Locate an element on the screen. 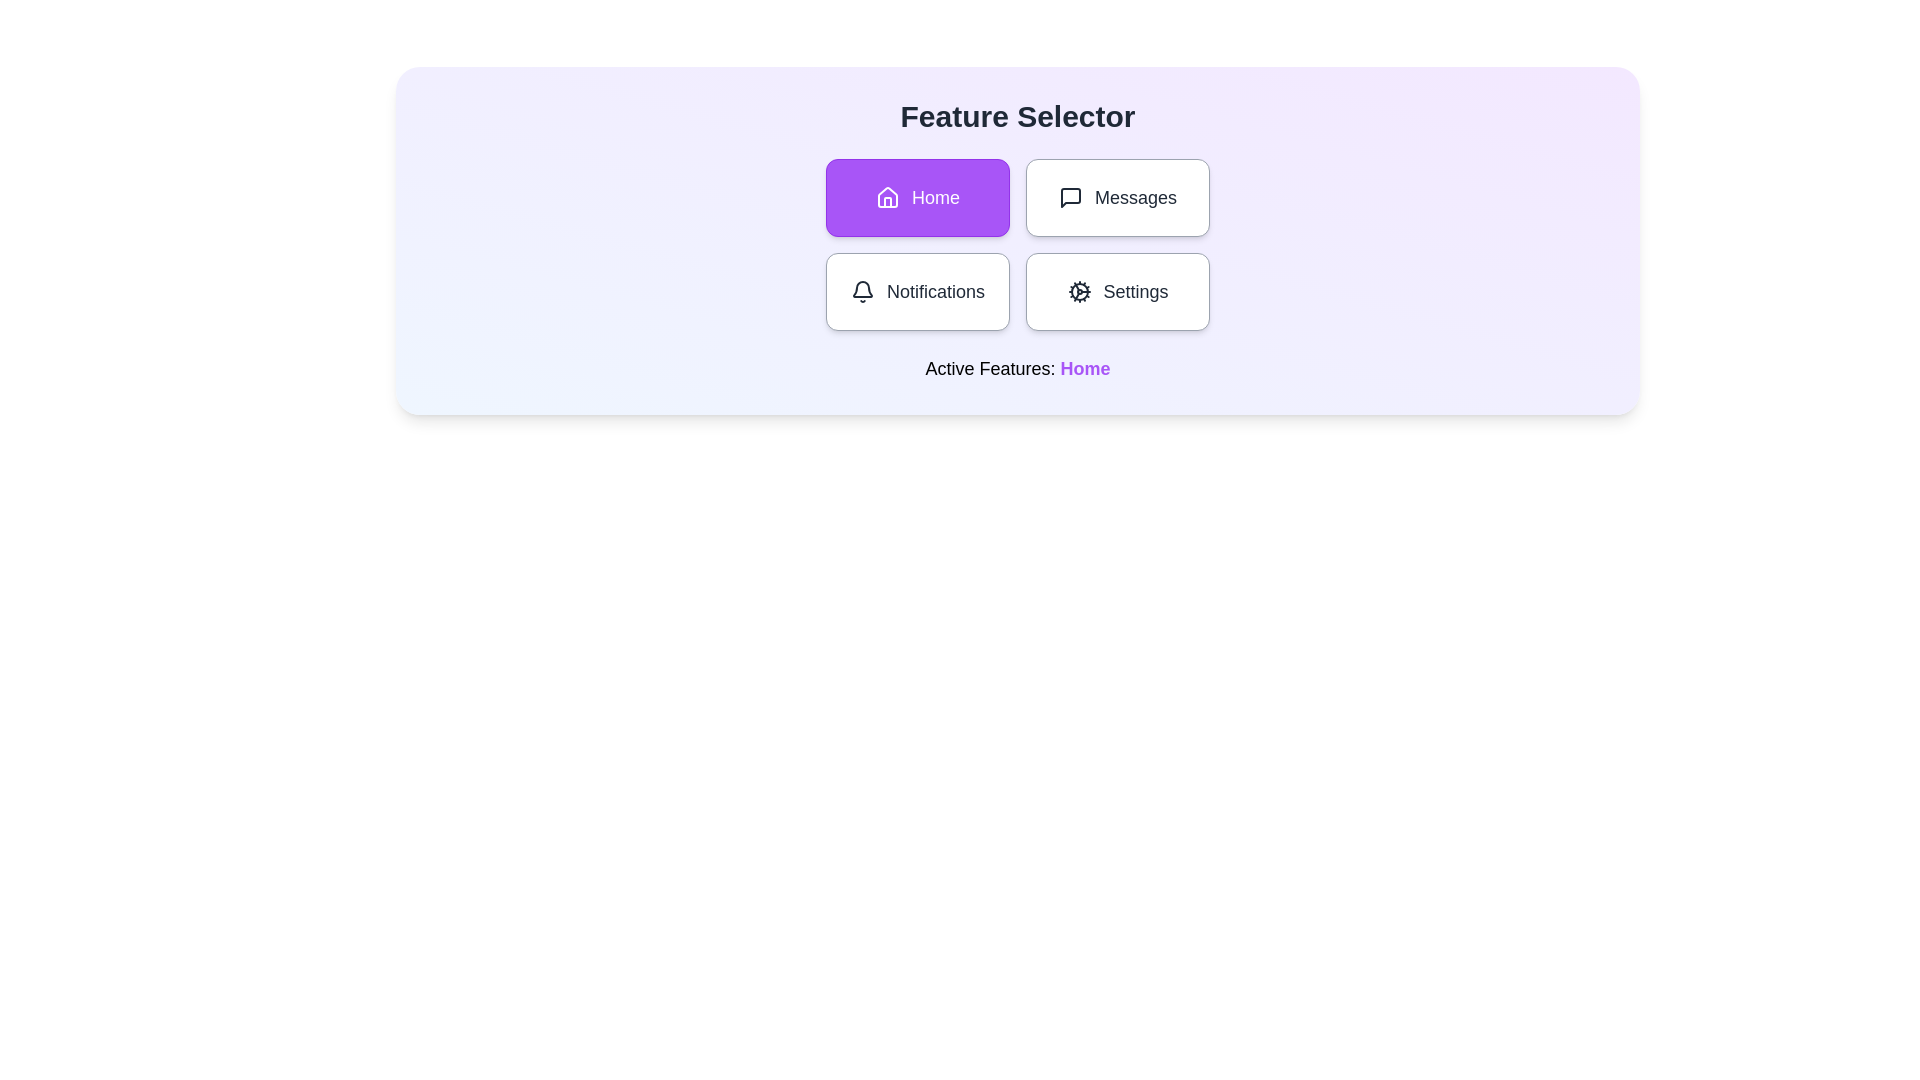  the settings icon, which is a circular cogwheel graphic within the button labeled 'Settings' located at the bottom-right corner of the feature selector interface is located at coordinates (1078, 292).